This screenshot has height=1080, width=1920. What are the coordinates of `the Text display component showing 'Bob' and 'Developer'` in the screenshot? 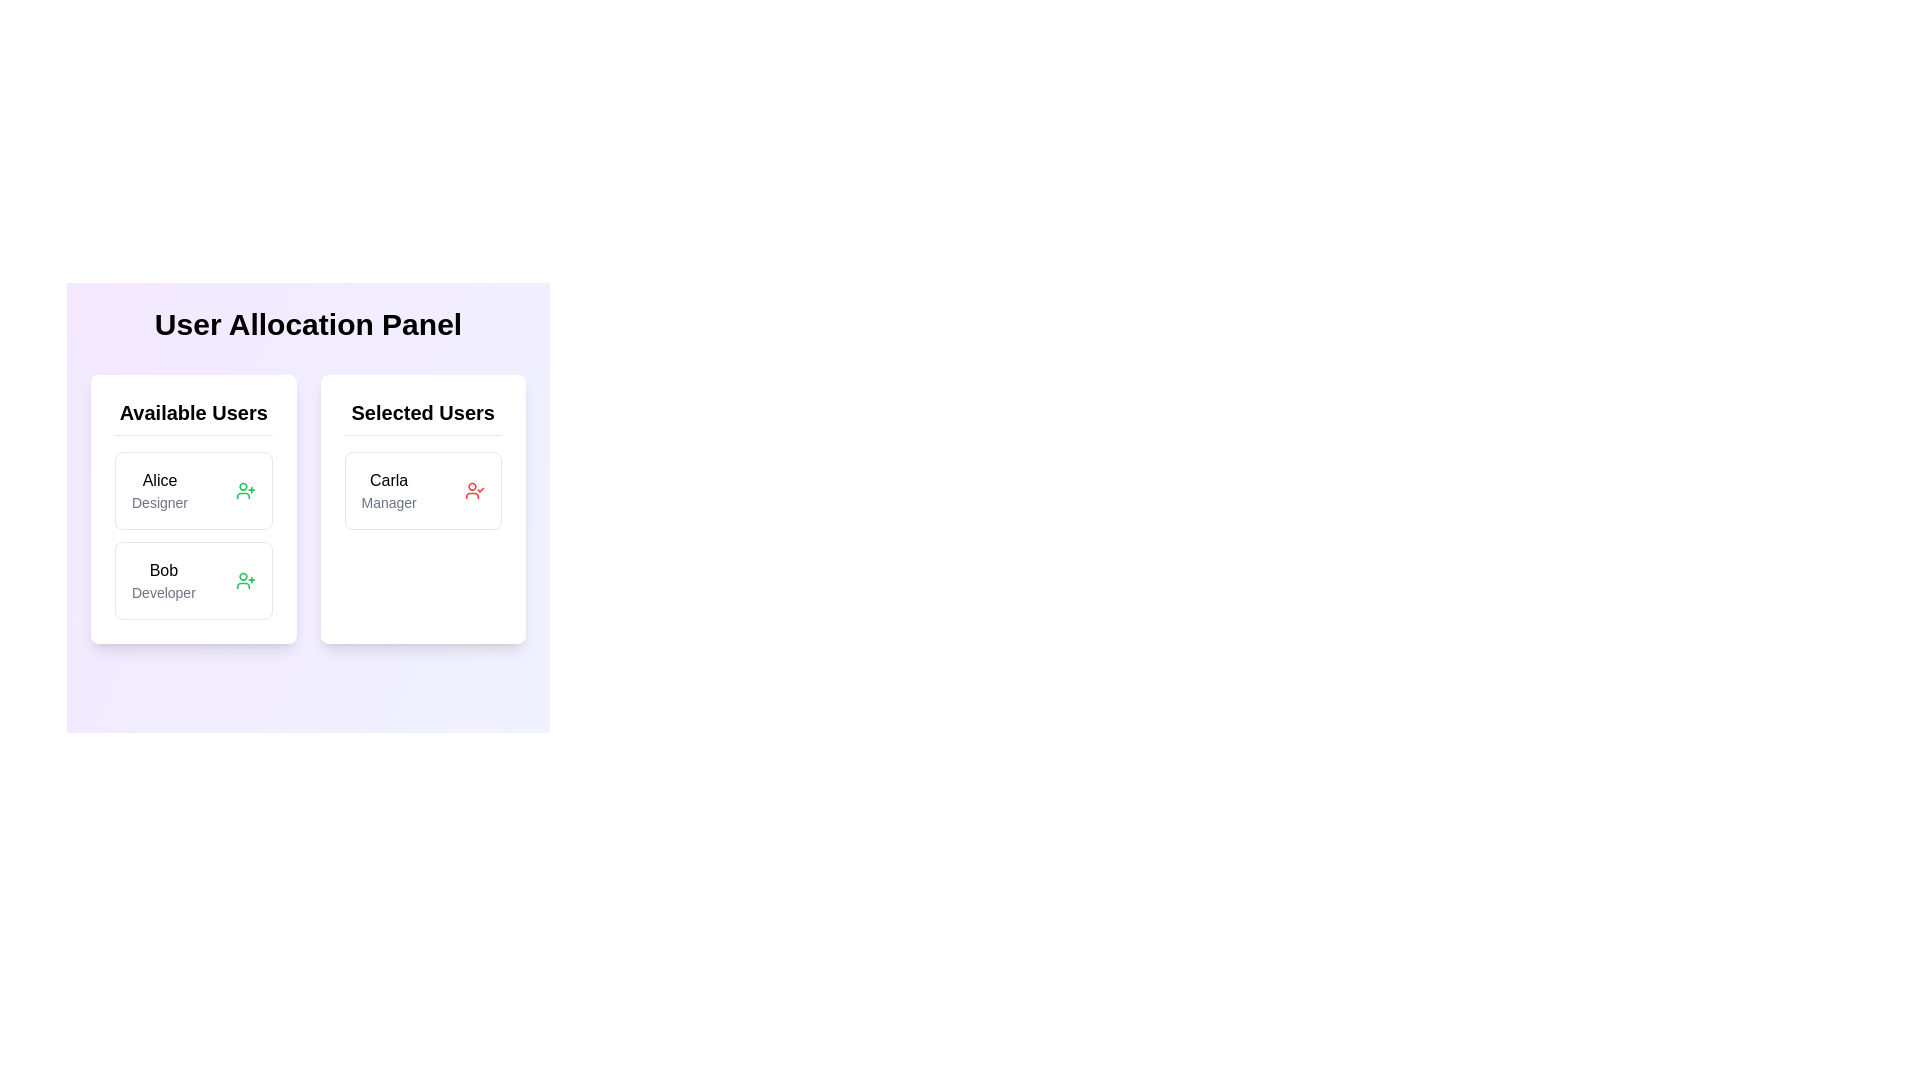 It's located at (163, 581).